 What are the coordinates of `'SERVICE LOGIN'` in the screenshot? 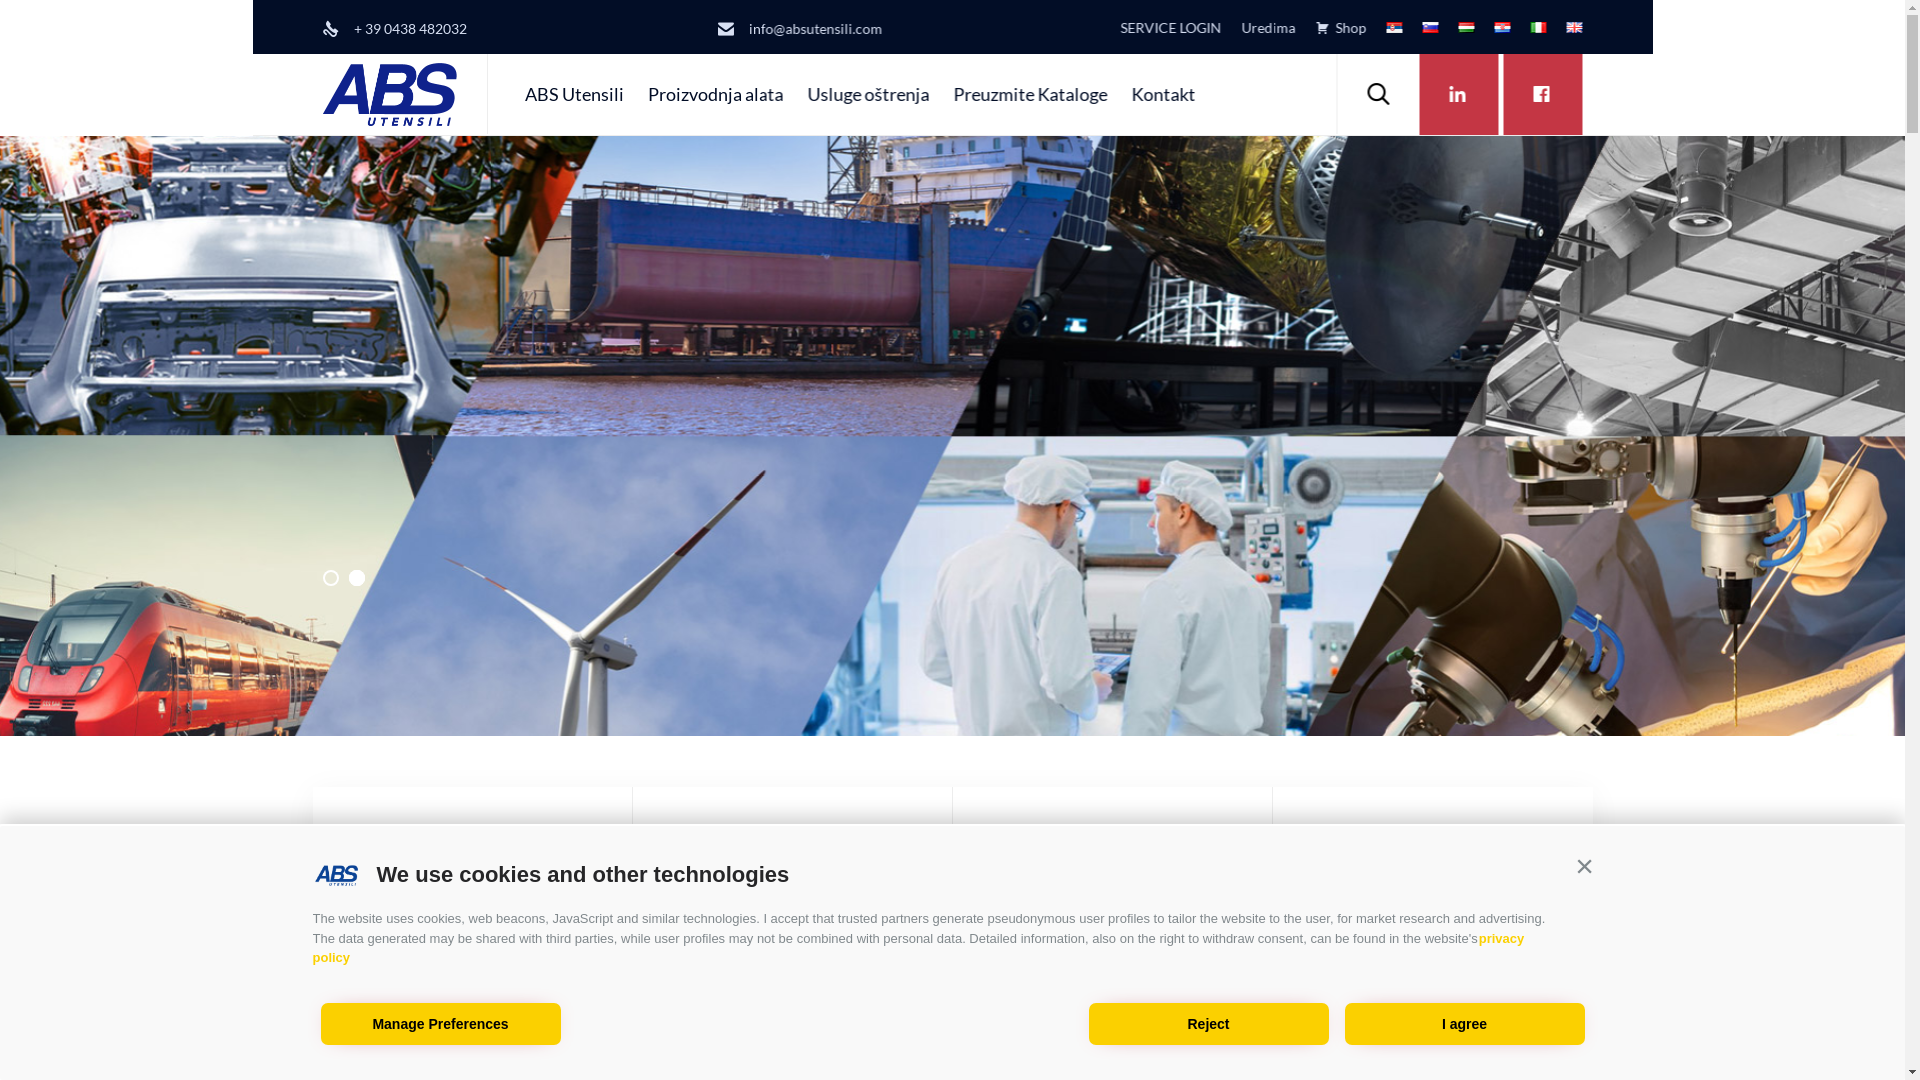 It's located at (1098, 27).